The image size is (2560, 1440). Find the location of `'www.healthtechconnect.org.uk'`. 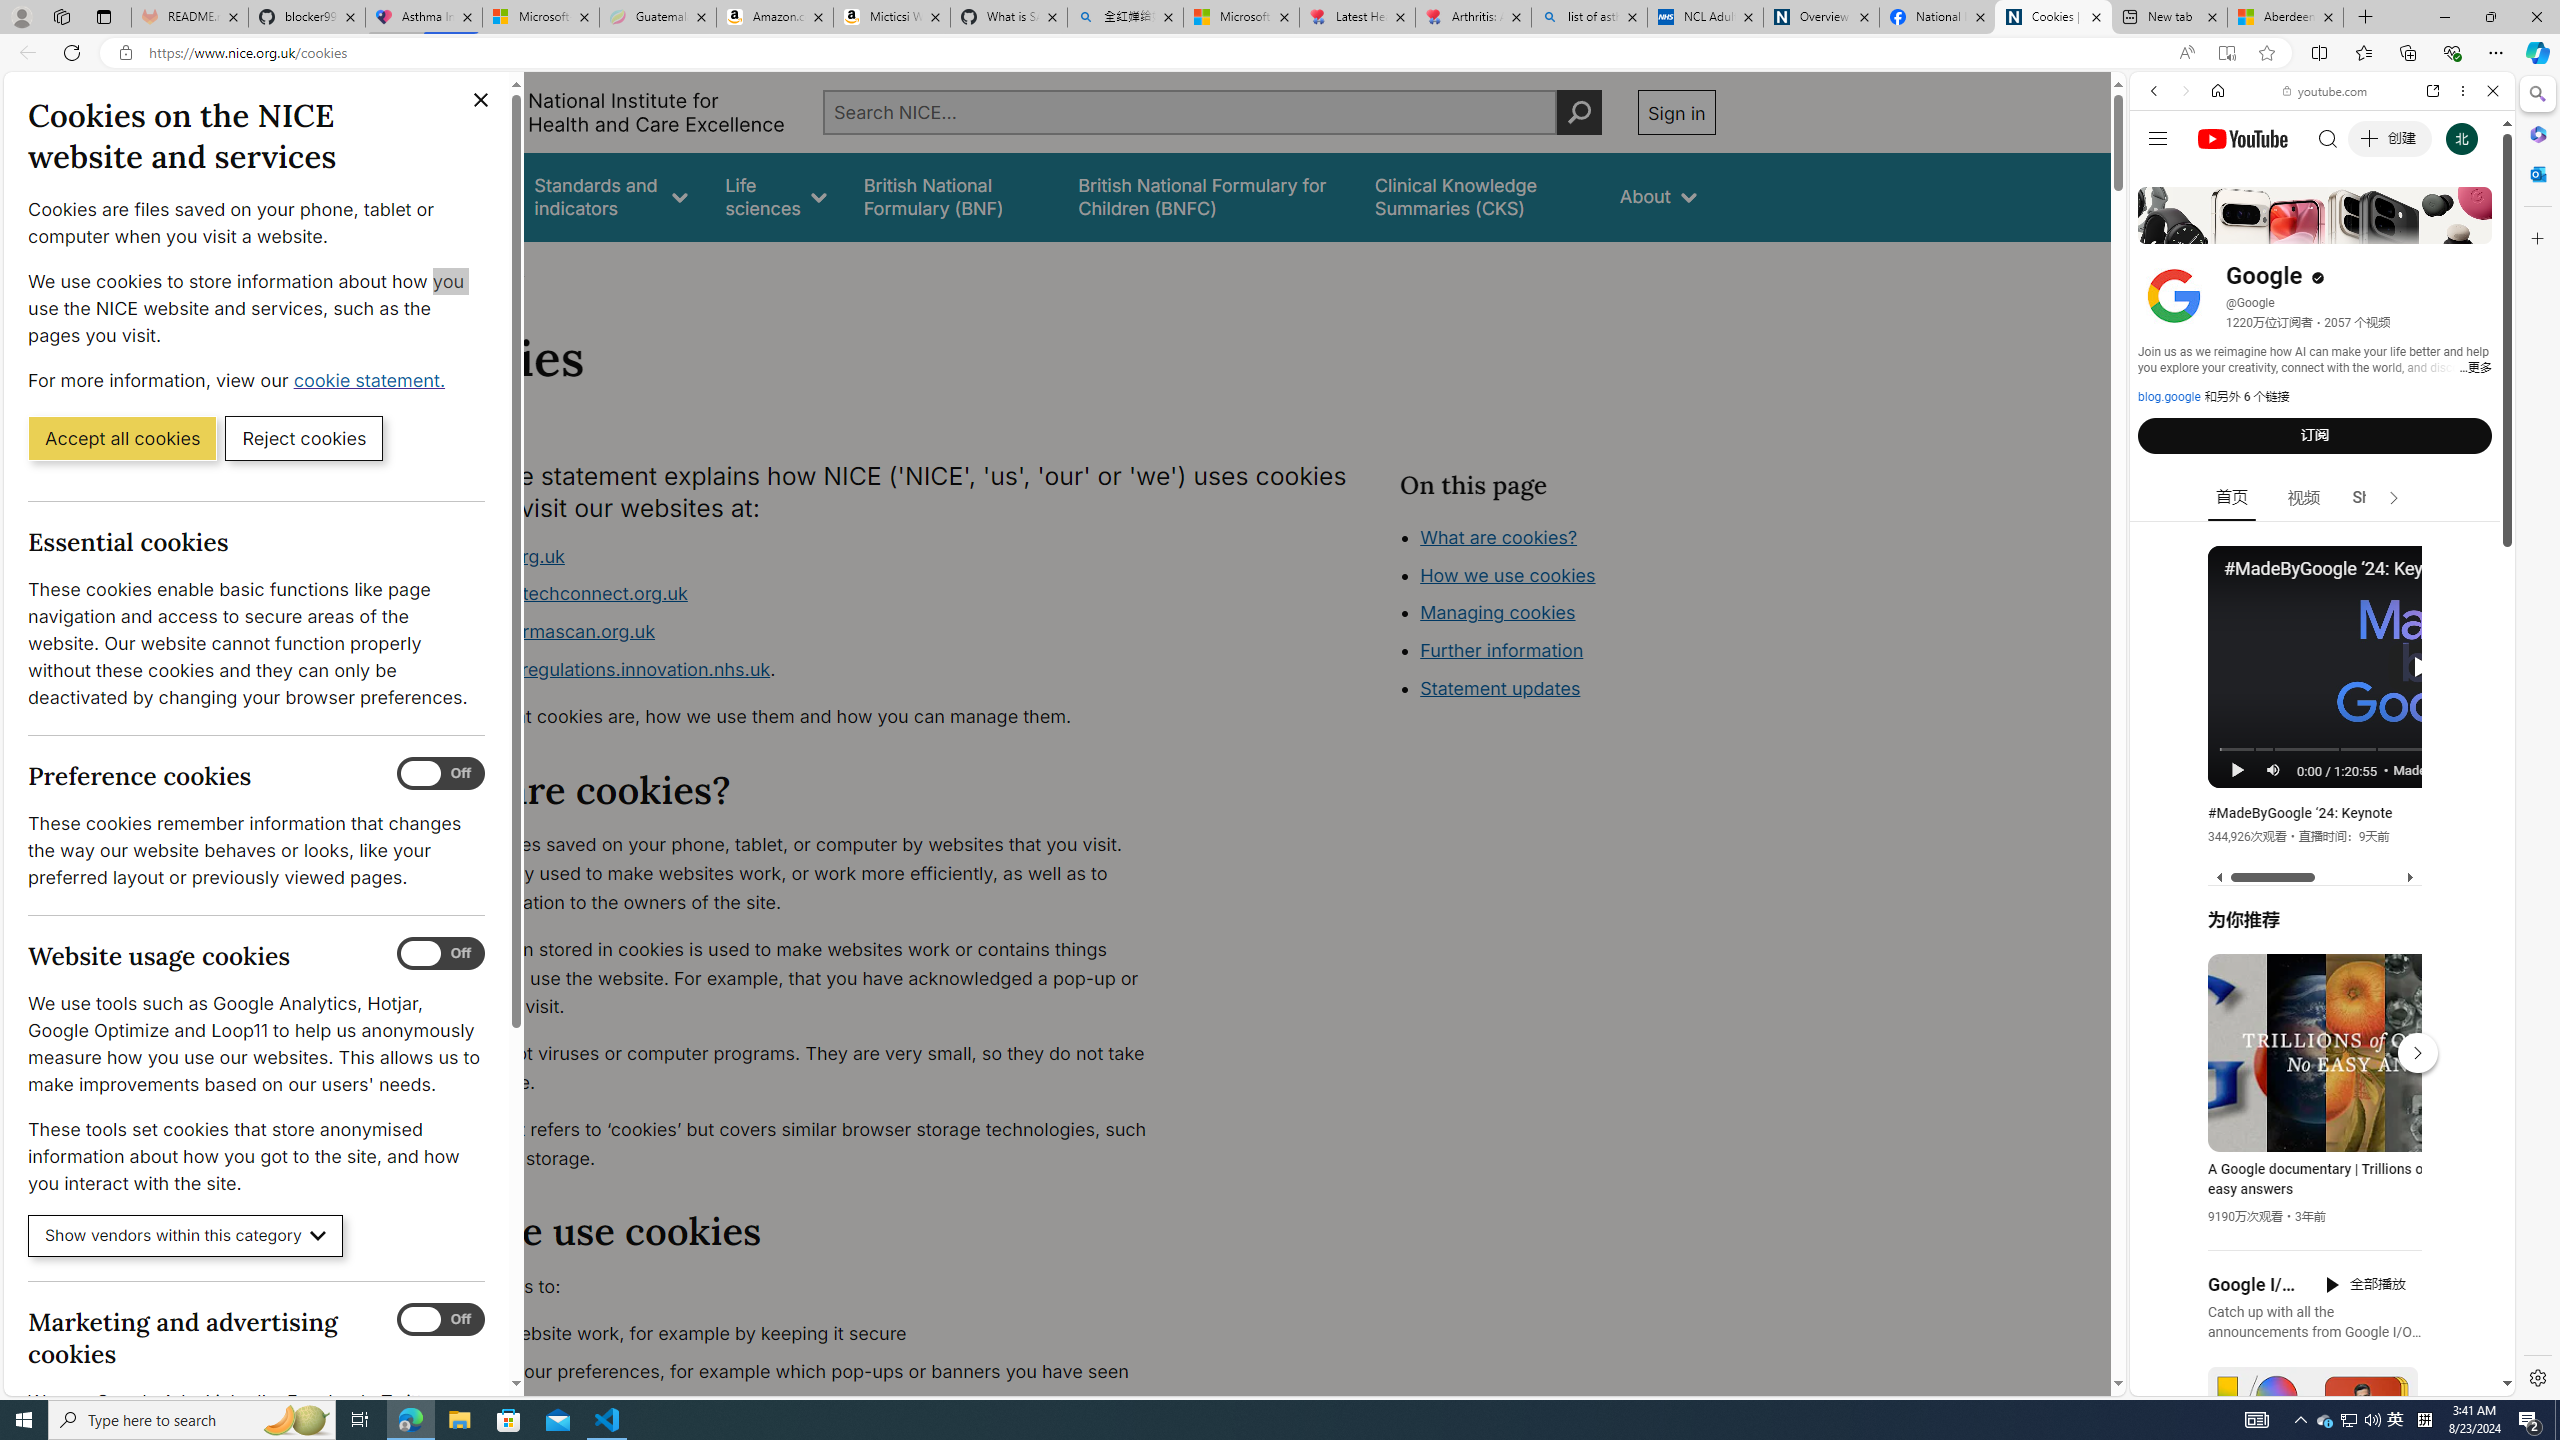

'www.healthtechconnect.org.uk' is located at coordinates (554, 593).